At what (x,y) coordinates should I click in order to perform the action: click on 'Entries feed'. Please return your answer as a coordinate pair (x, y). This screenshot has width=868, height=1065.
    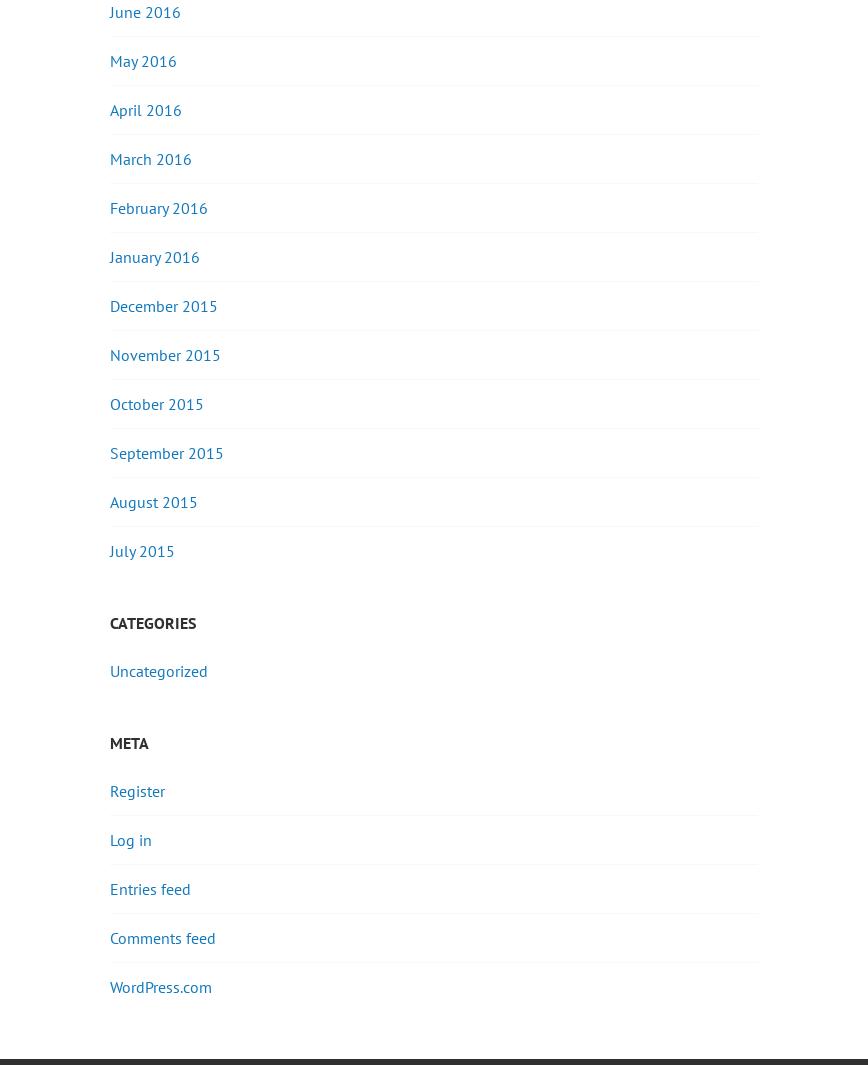
    Looking at the image, I should click on (150, 887).